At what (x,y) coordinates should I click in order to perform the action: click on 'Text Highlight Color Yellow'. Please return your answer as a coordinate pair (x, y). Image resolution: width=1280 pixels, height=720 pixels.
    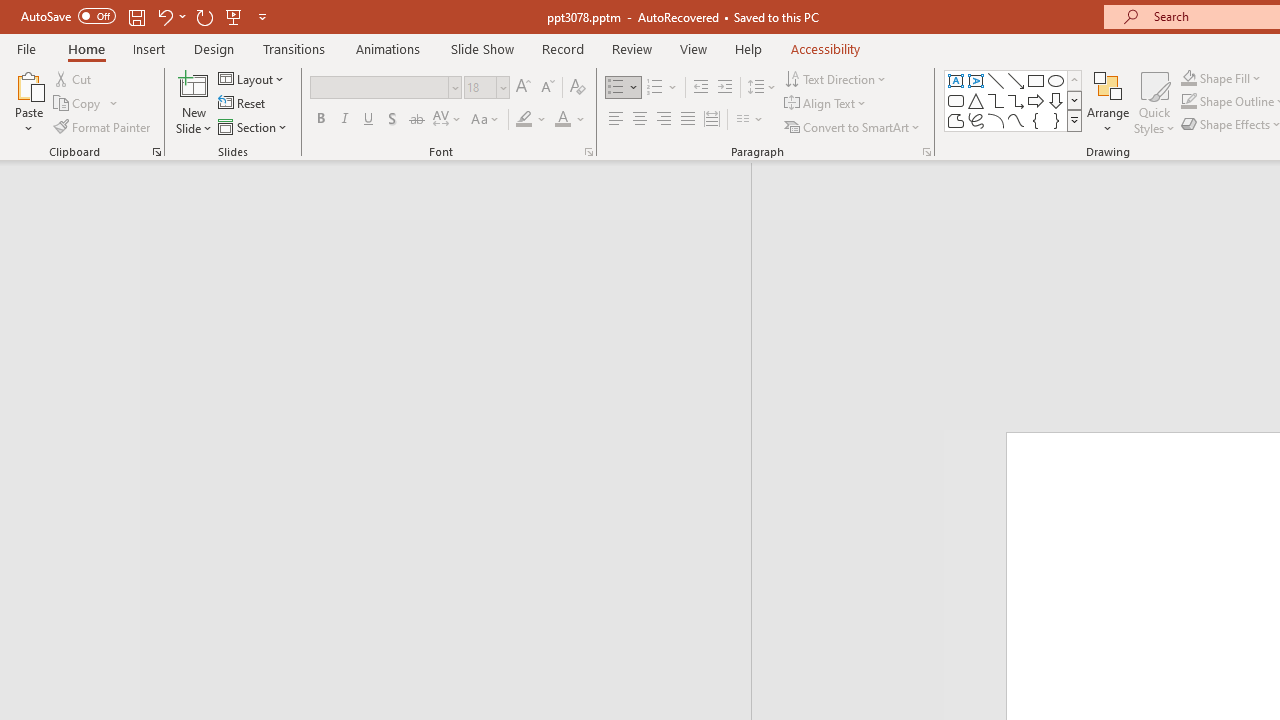
    Looking at the image, I should click on (524, 119).